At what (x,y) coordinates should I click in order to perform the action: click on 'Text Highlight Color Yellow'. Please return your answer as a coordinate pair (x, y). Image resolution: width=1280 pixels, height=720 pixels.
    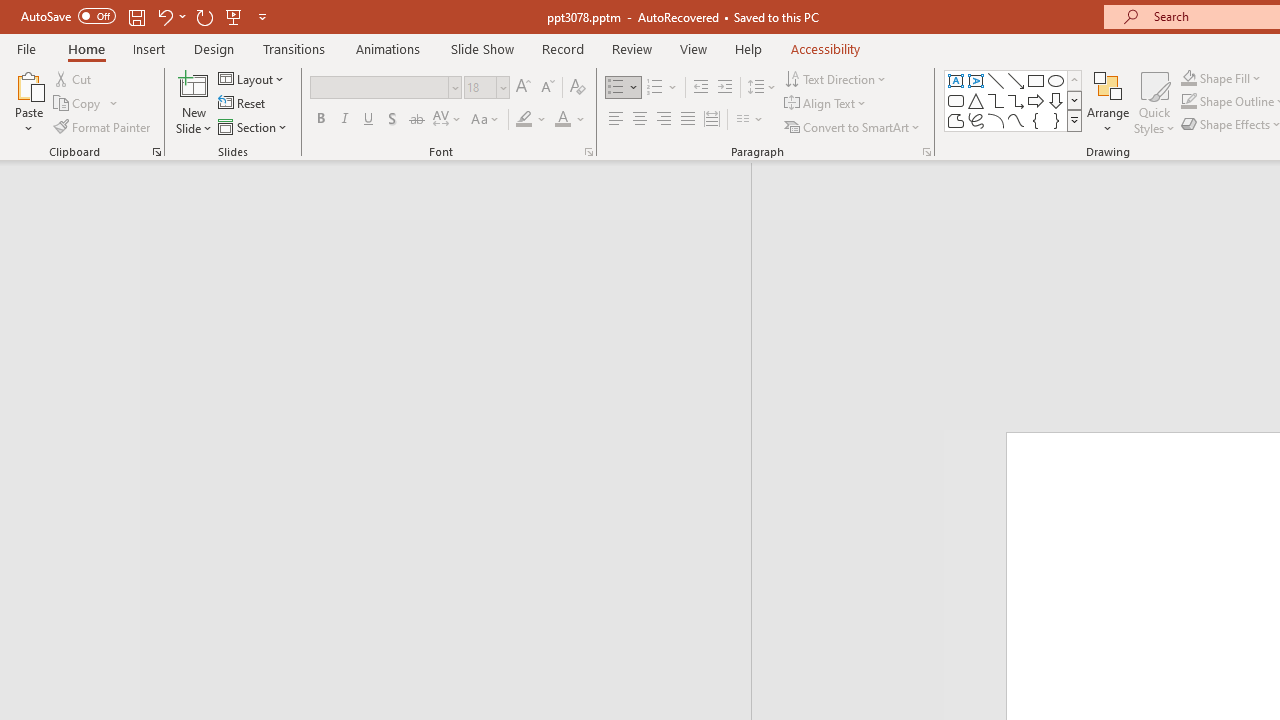
    Looking at the image, I should click on (524, 119).